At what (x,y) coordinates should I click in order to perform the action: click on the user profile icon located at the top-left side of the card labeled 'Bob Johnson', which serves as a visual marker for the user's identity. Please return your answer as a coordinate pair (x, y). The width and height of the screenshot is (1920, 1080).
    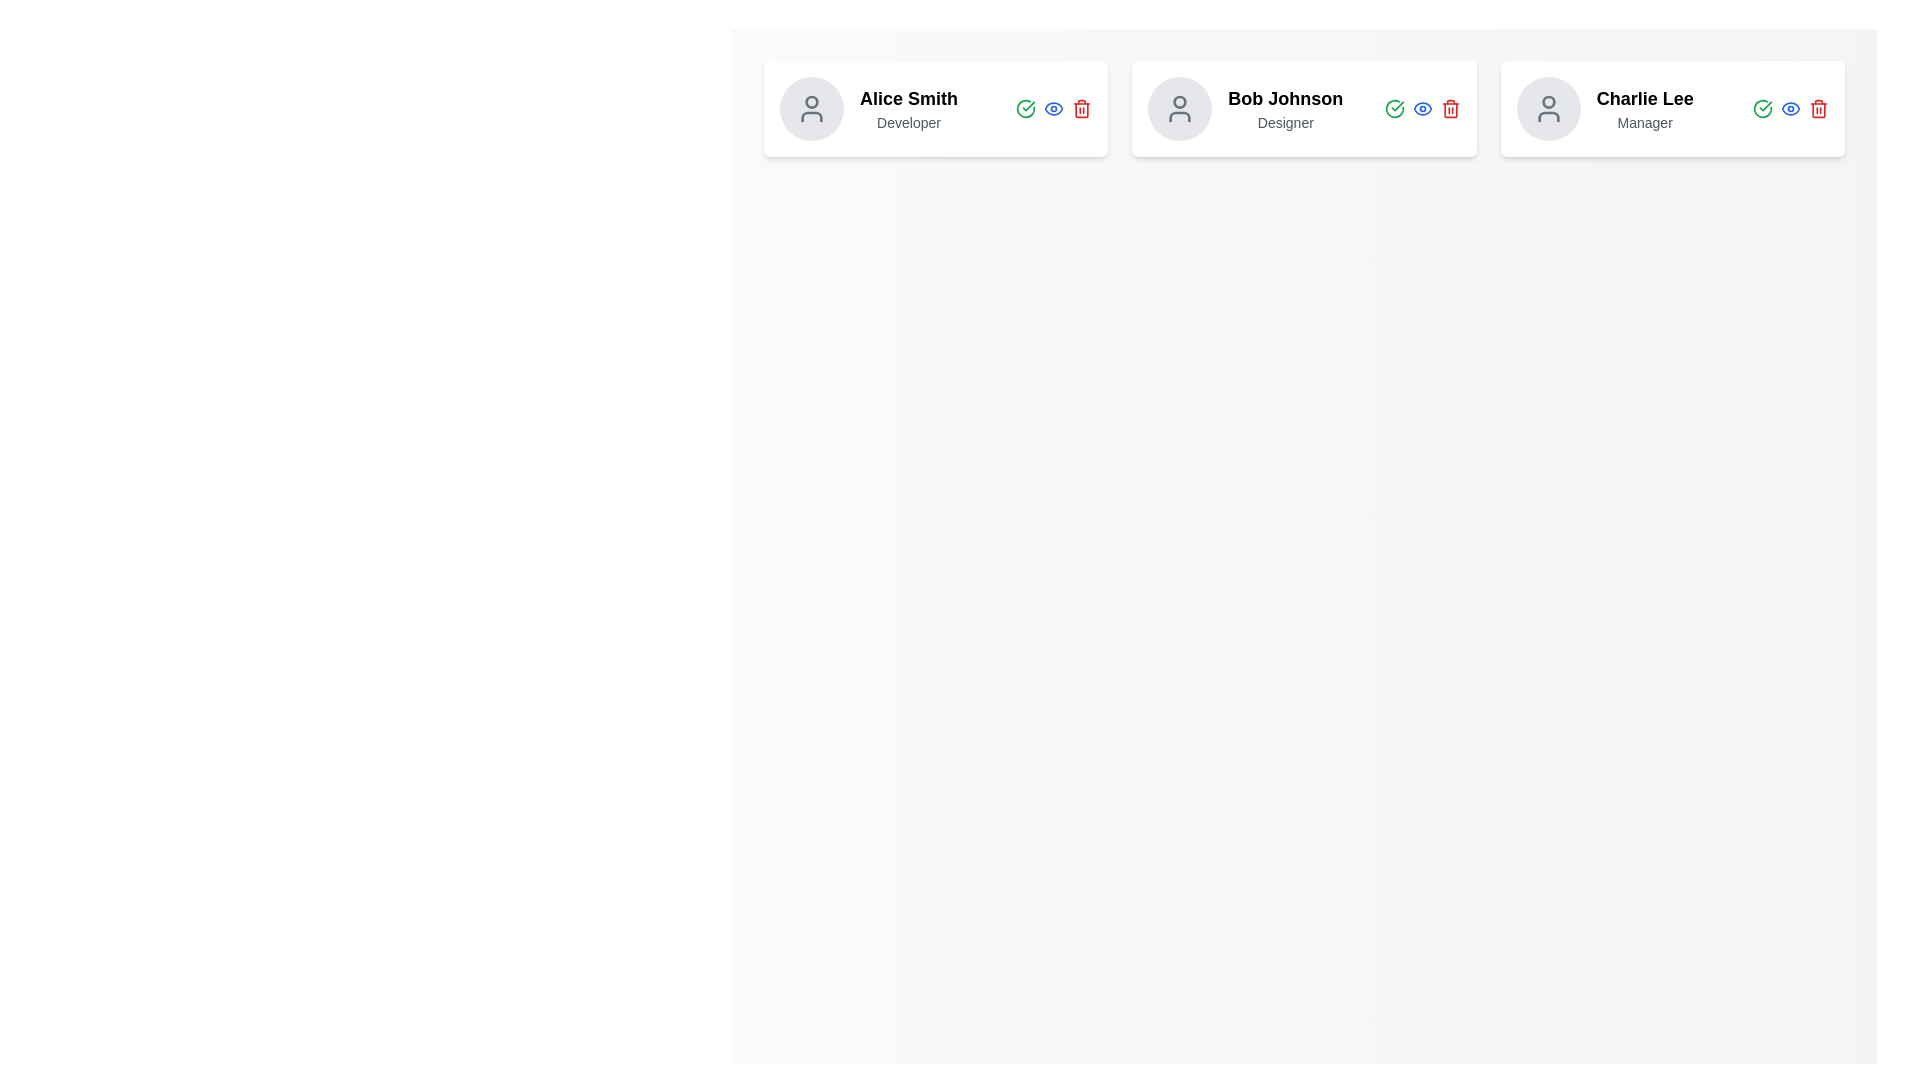
    Looking at the image, I should click on (1180, 108).